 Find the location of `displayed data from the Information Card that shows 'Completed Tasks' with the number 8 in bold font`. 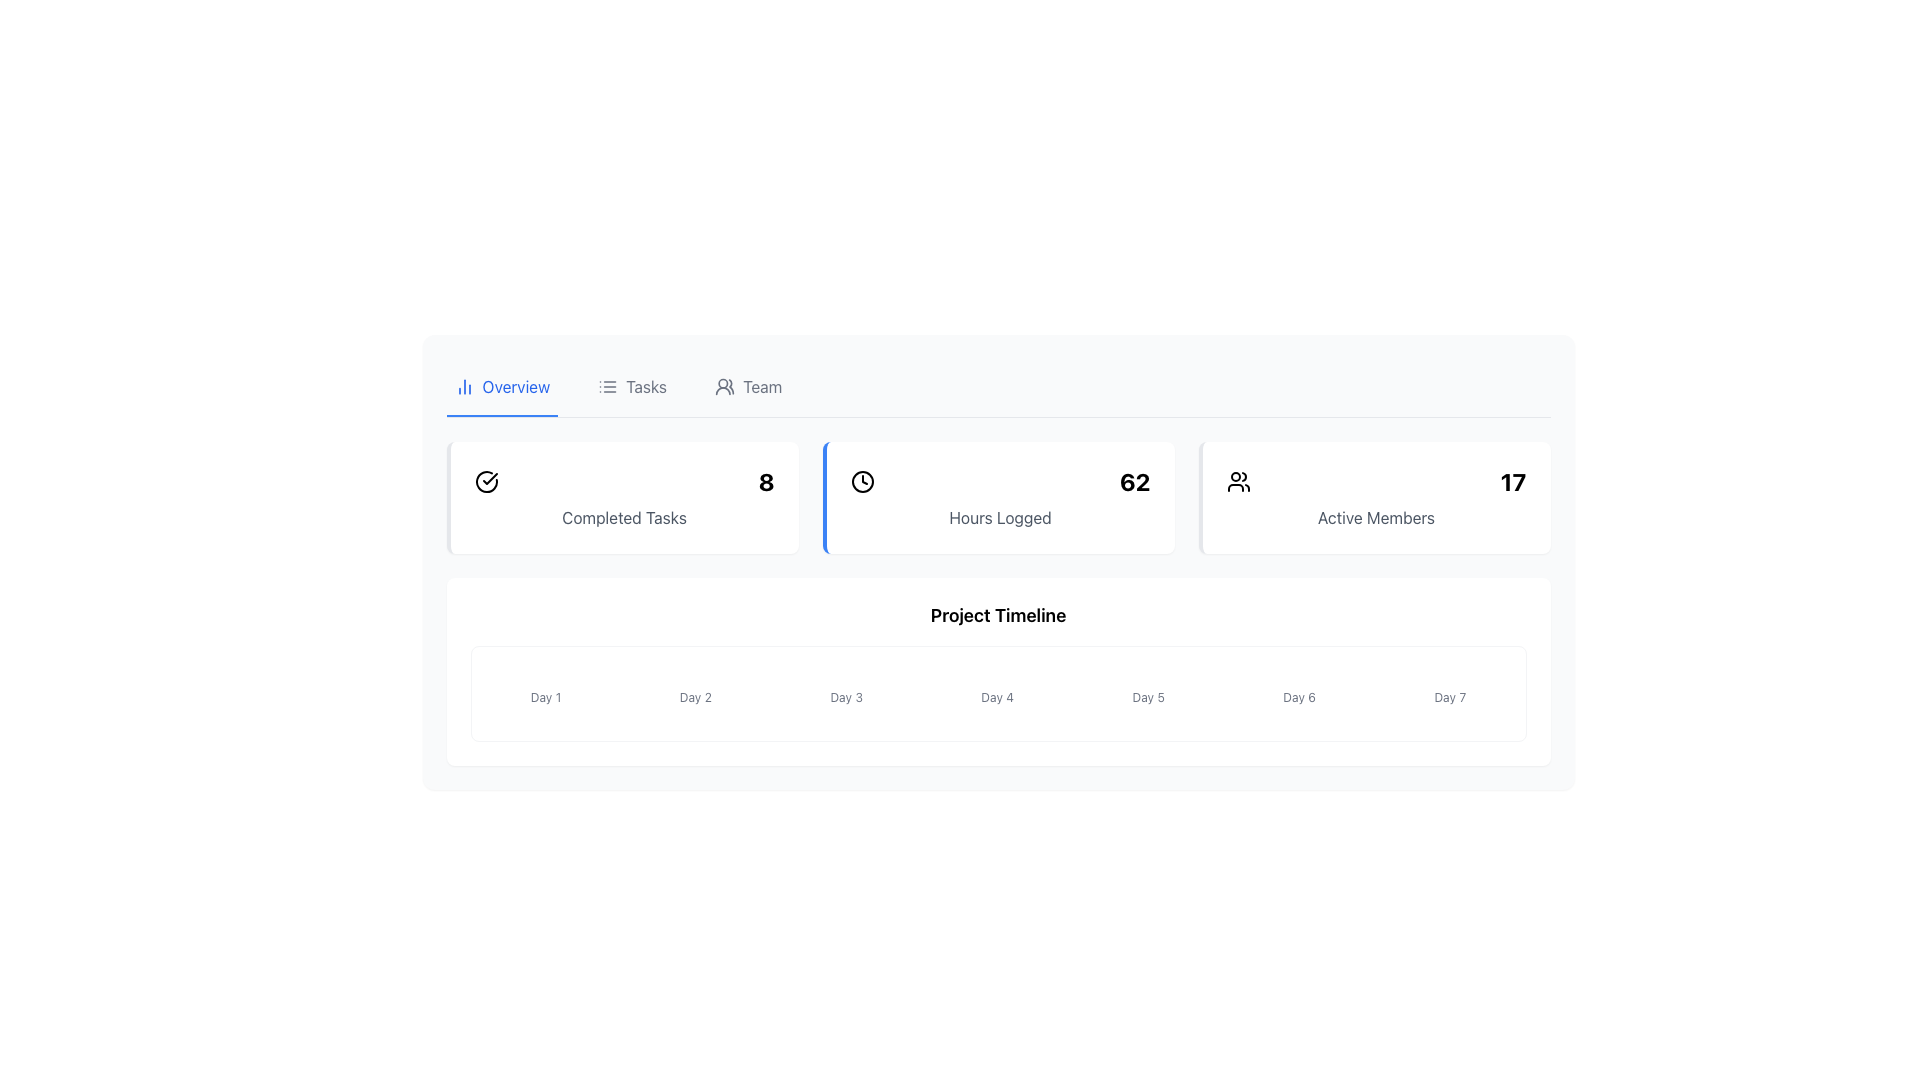

displayed data from the Information Card that shows 'Completed Tasks' with the number 8 in bold font is located at coordinates (621, 496).